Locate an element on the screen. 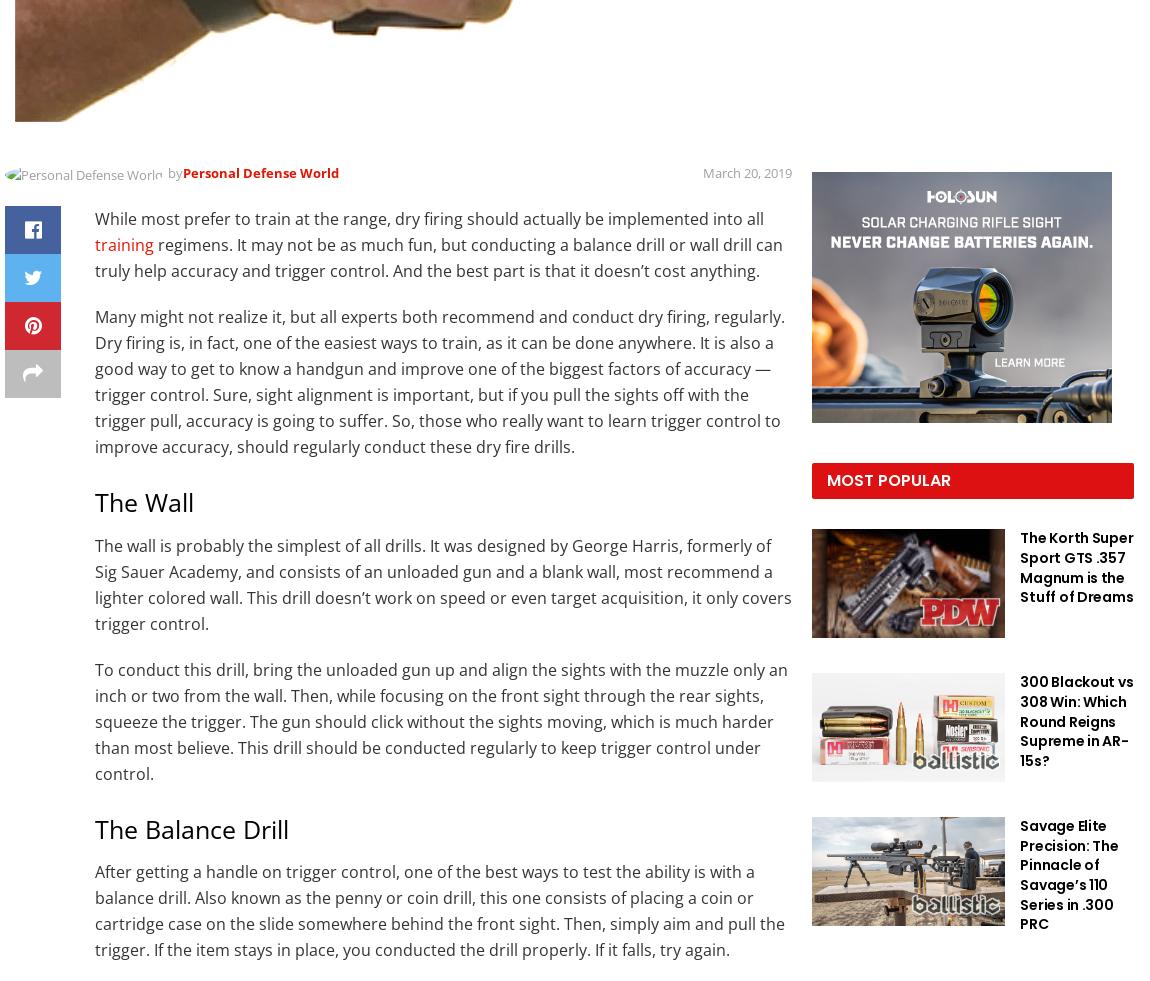 The image size is (1150, 981). 'The Balance Drill' is located at coordinates (93, 827).